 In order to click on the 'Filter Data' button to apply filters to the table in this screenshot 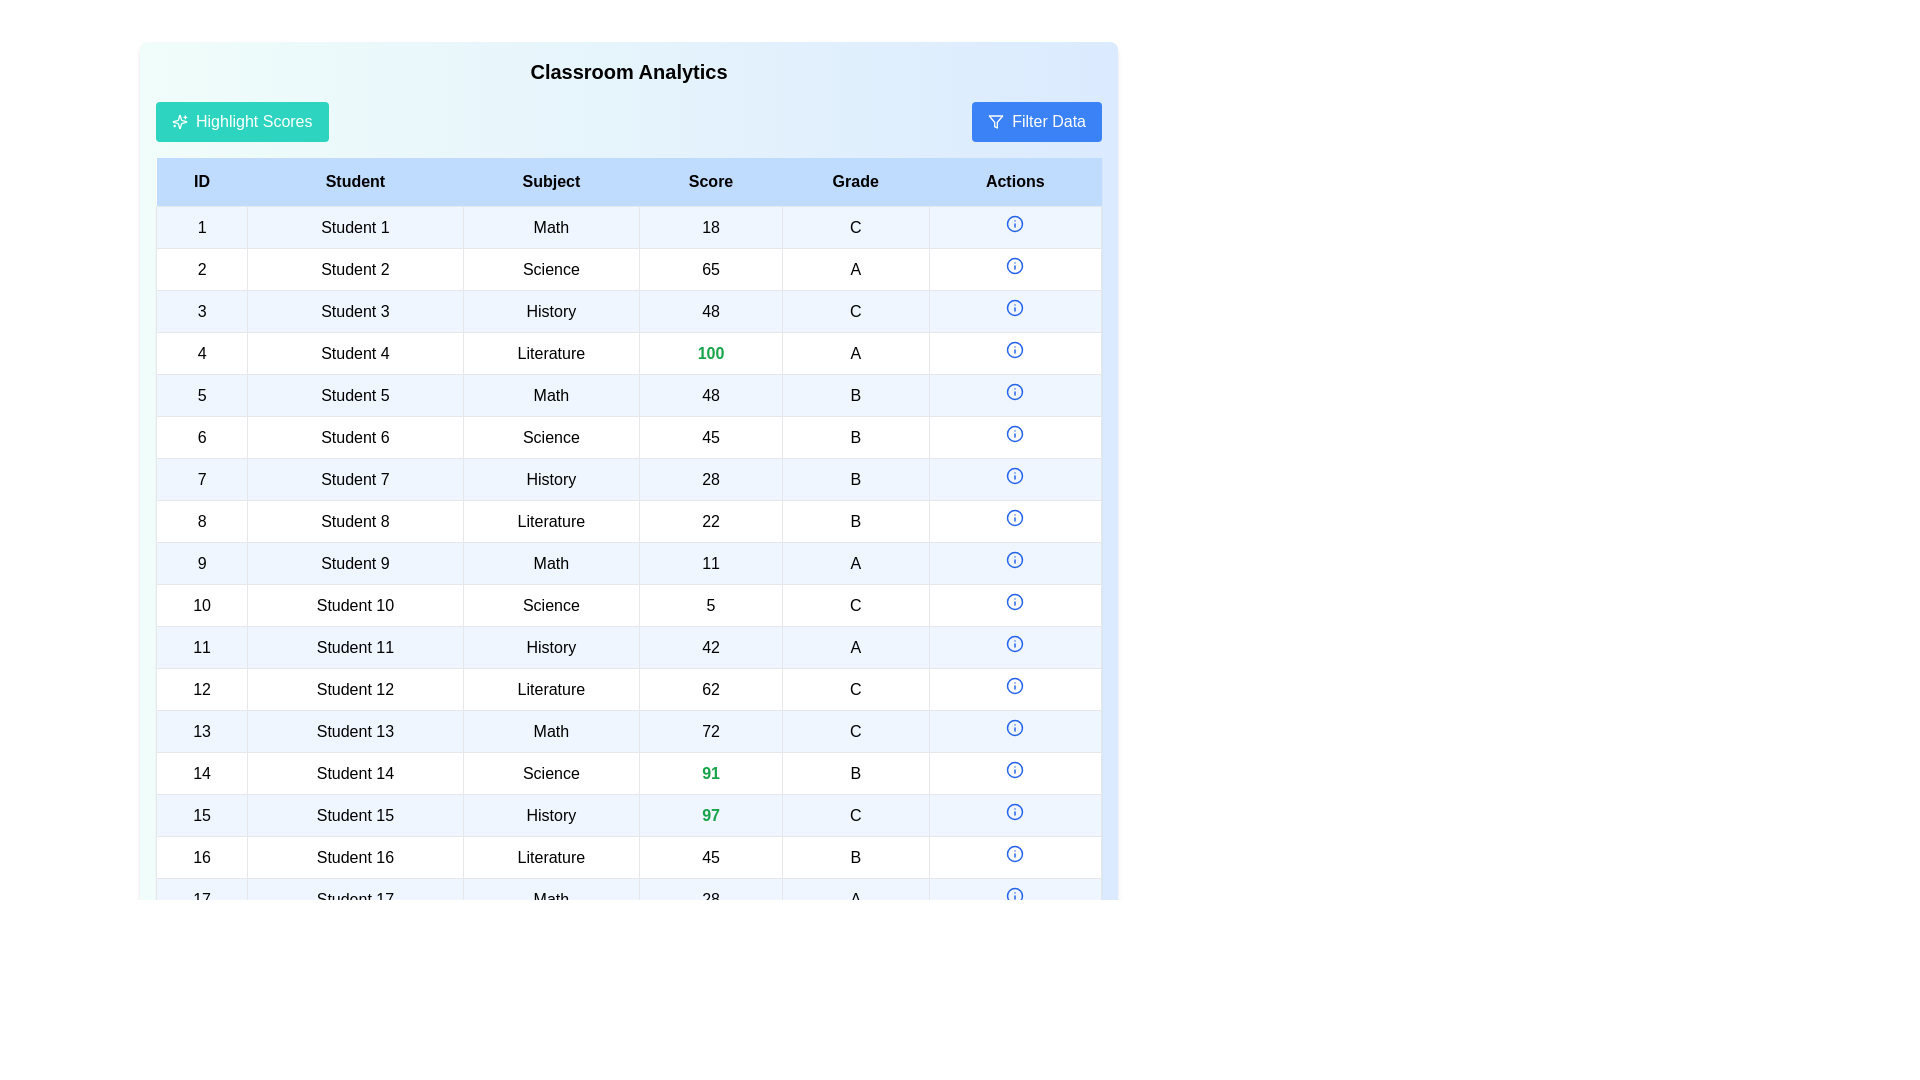, I will do `click(1036, 122)`.